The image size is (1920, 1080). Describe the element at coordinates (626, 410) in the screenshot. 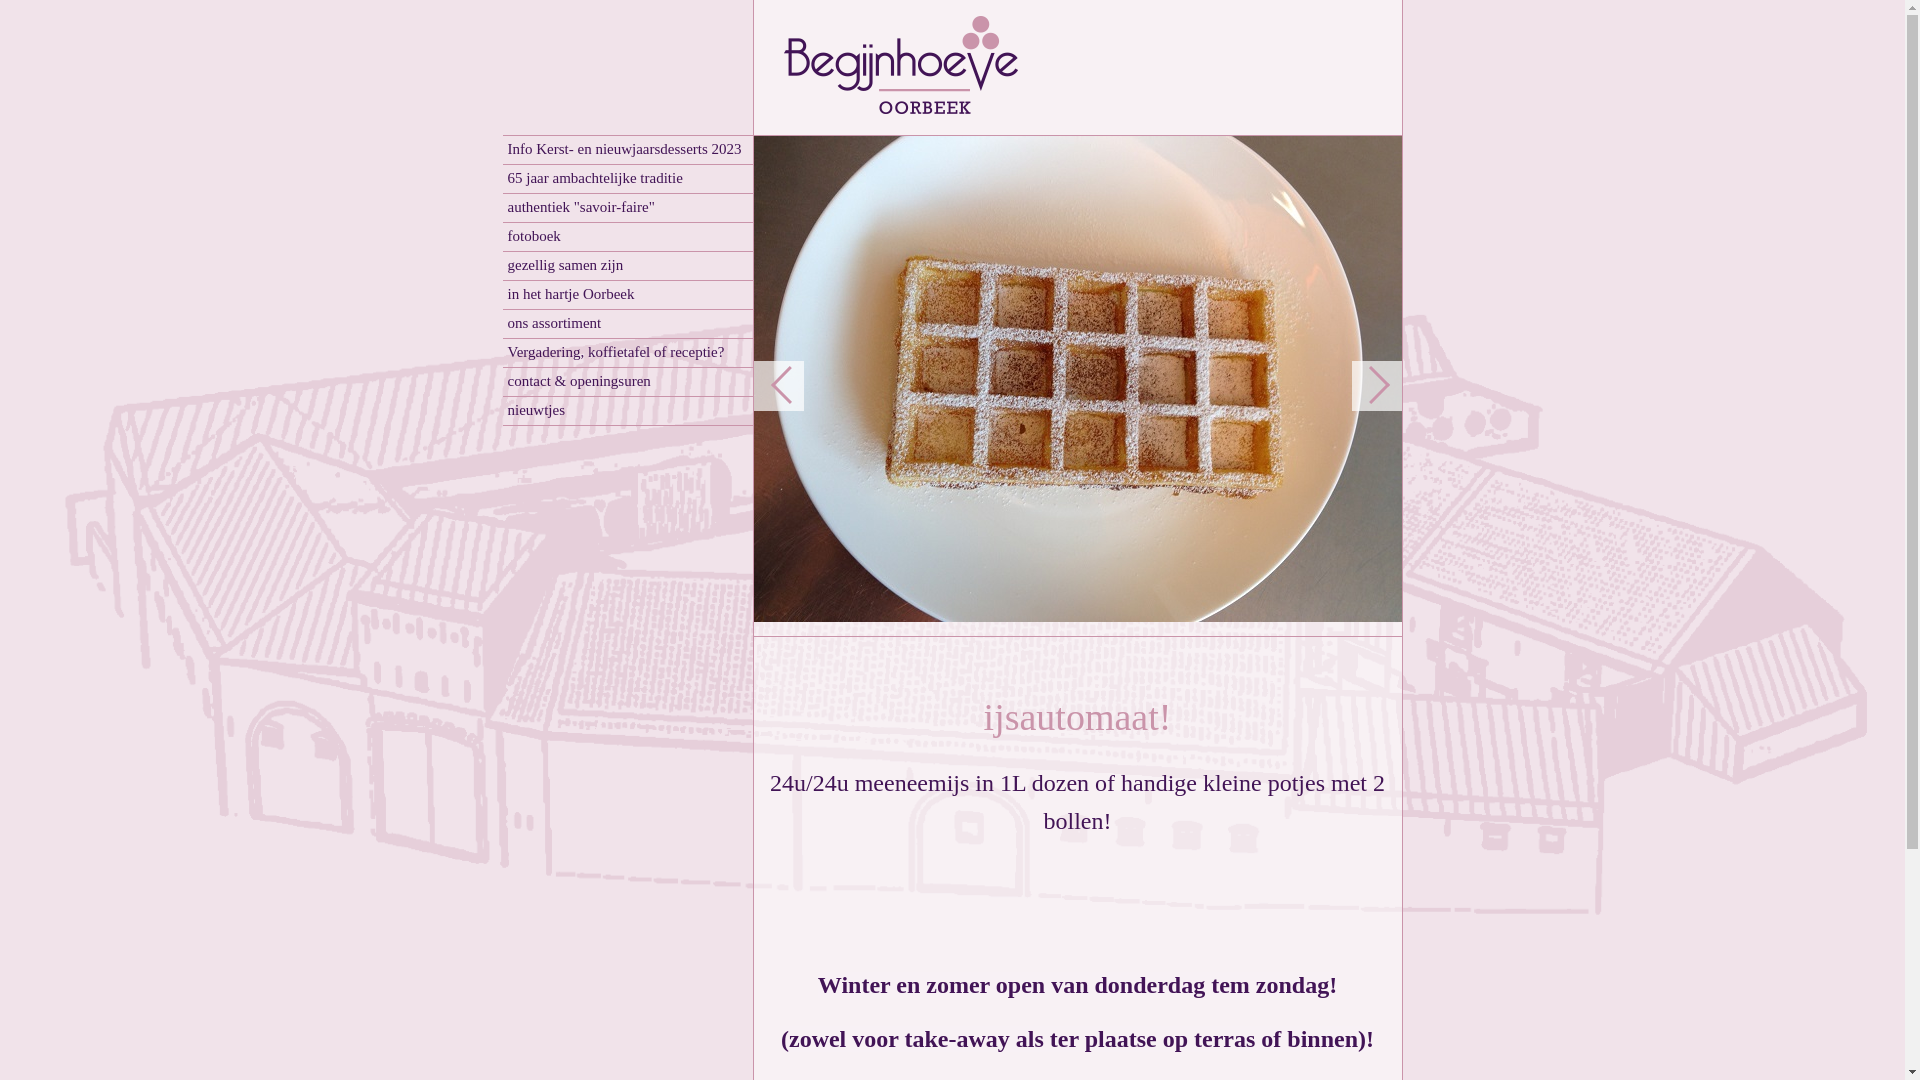

I see `'nieuwtjes'` at that location.